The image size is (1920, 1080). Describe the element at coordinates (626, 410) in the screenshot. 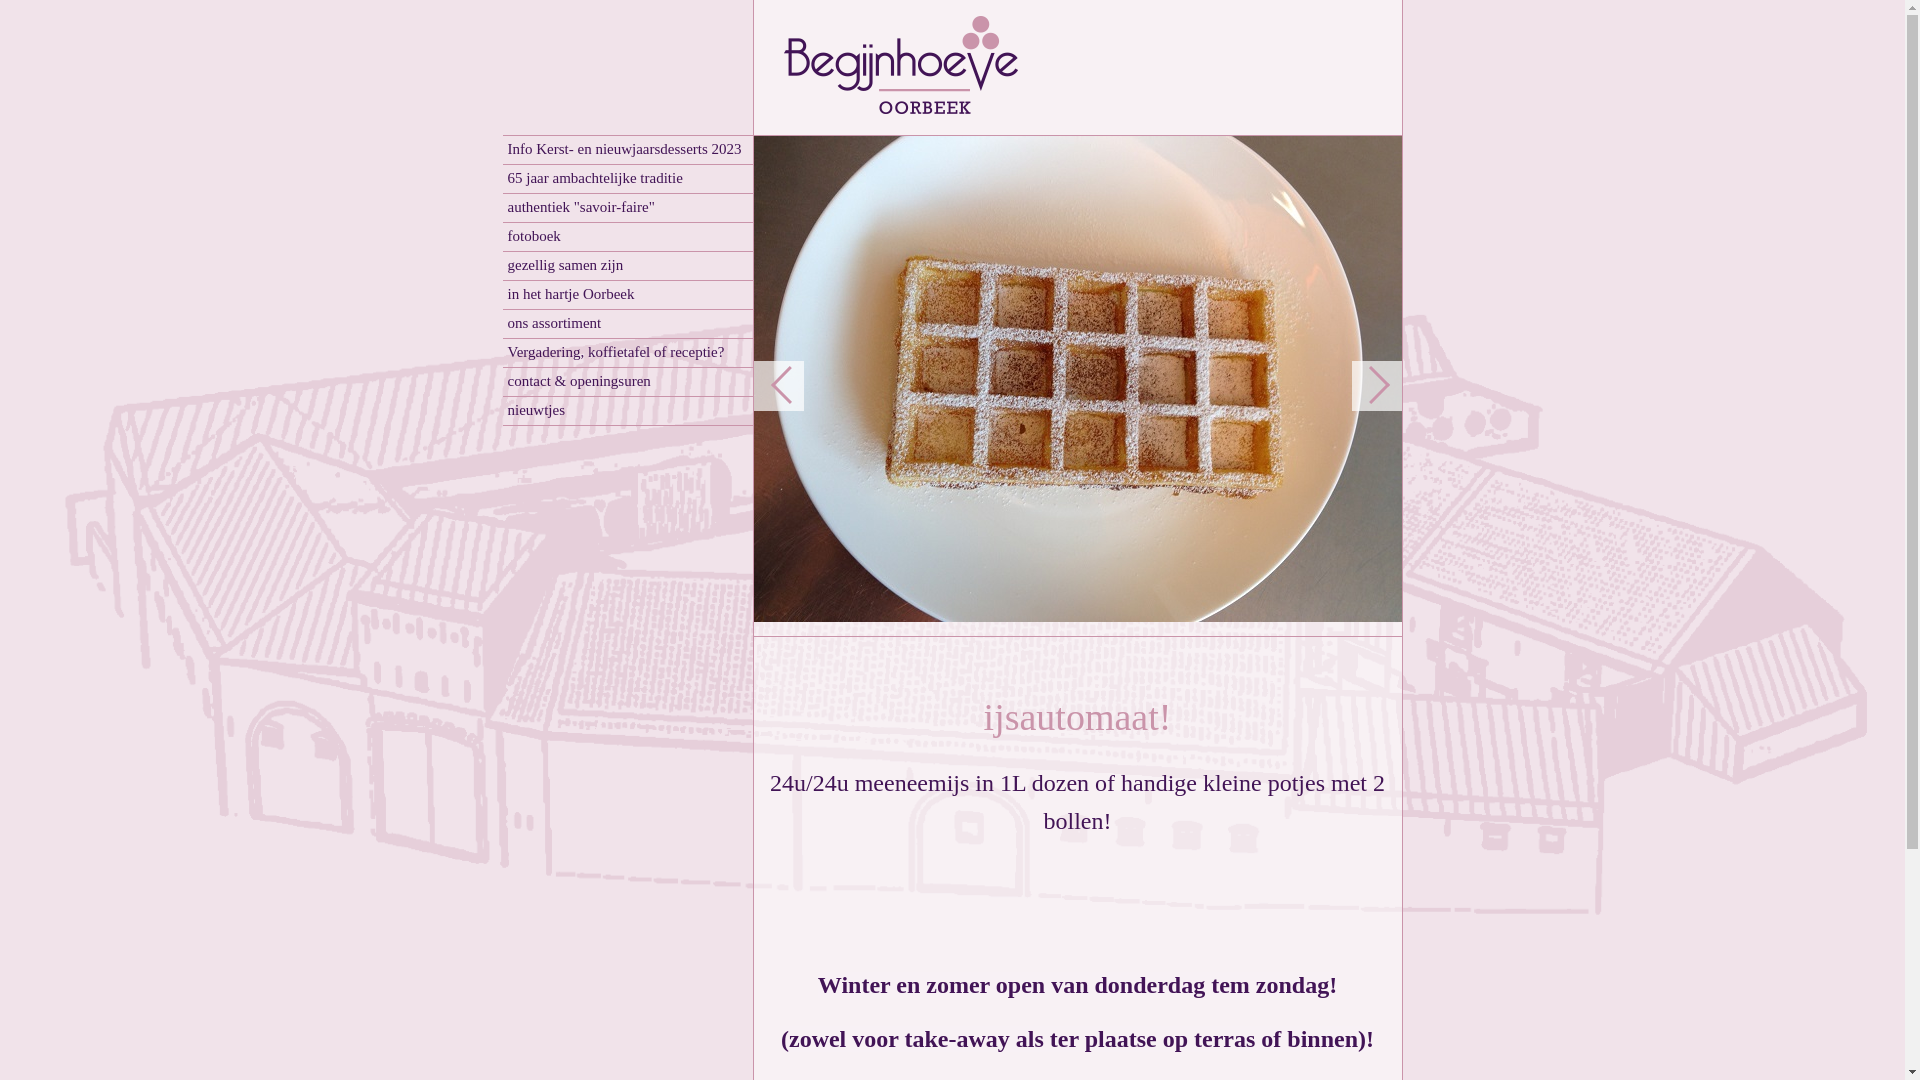

I see `'nieuwtjes'` at that location.